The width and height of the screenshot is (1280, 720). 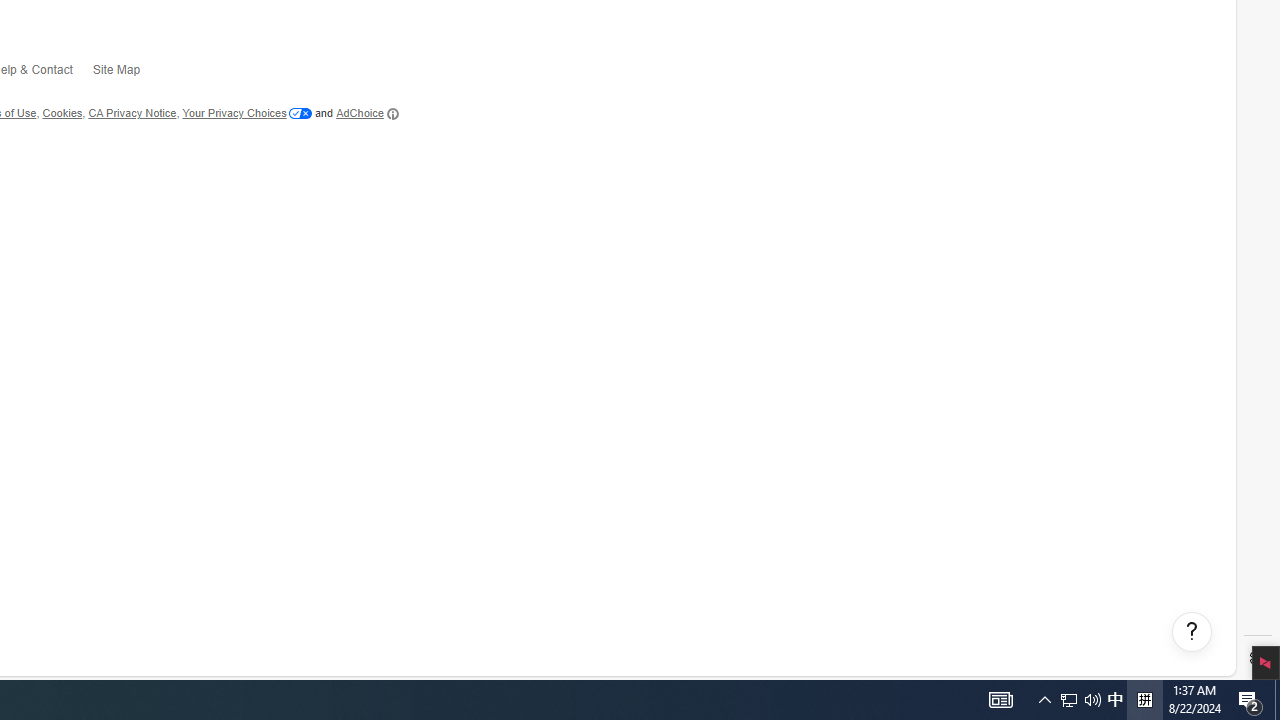 What do you see at coordinates (125, 73) in the screenshot?
I see `'Site Map'` at bounding box center [125, 73].